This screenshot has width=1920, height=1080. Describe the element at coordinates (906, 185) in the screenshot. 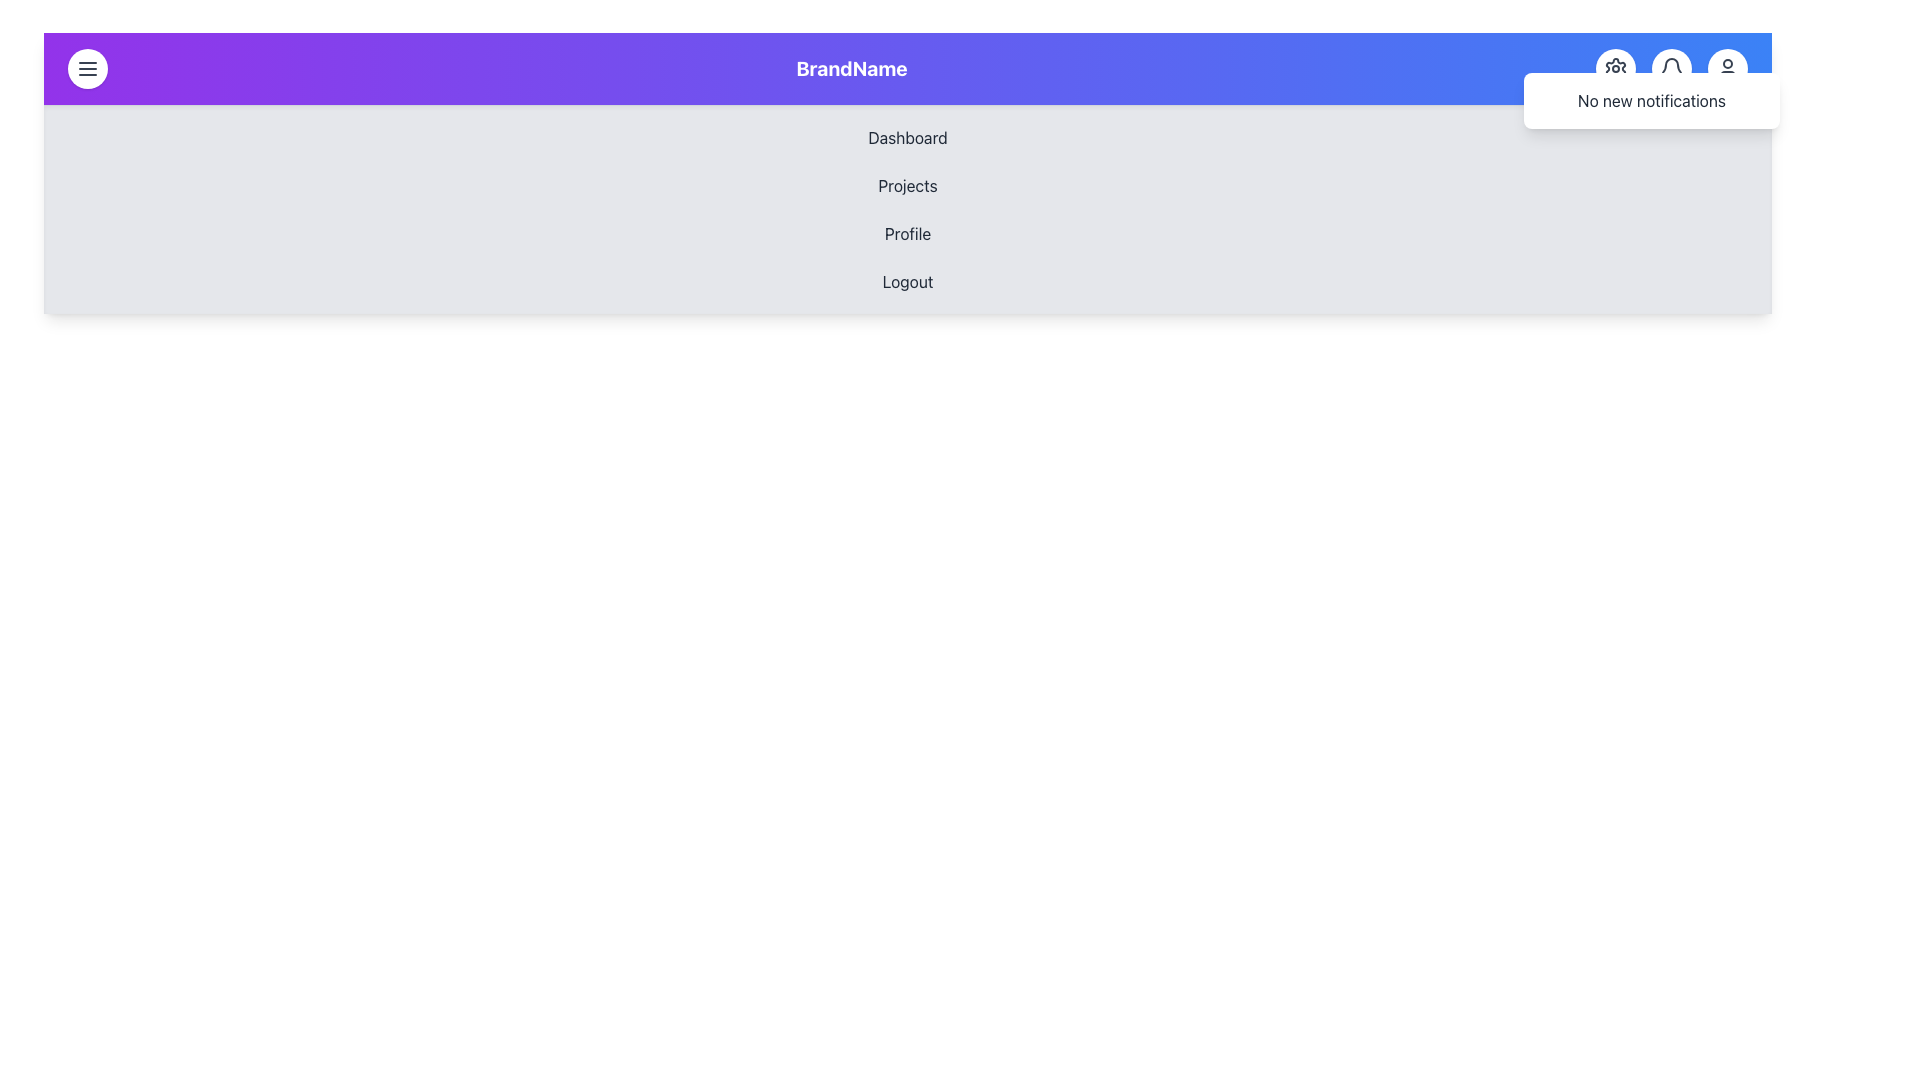

I see `the 'Projects' button, which is the second item in a vertical list of options` at that location.